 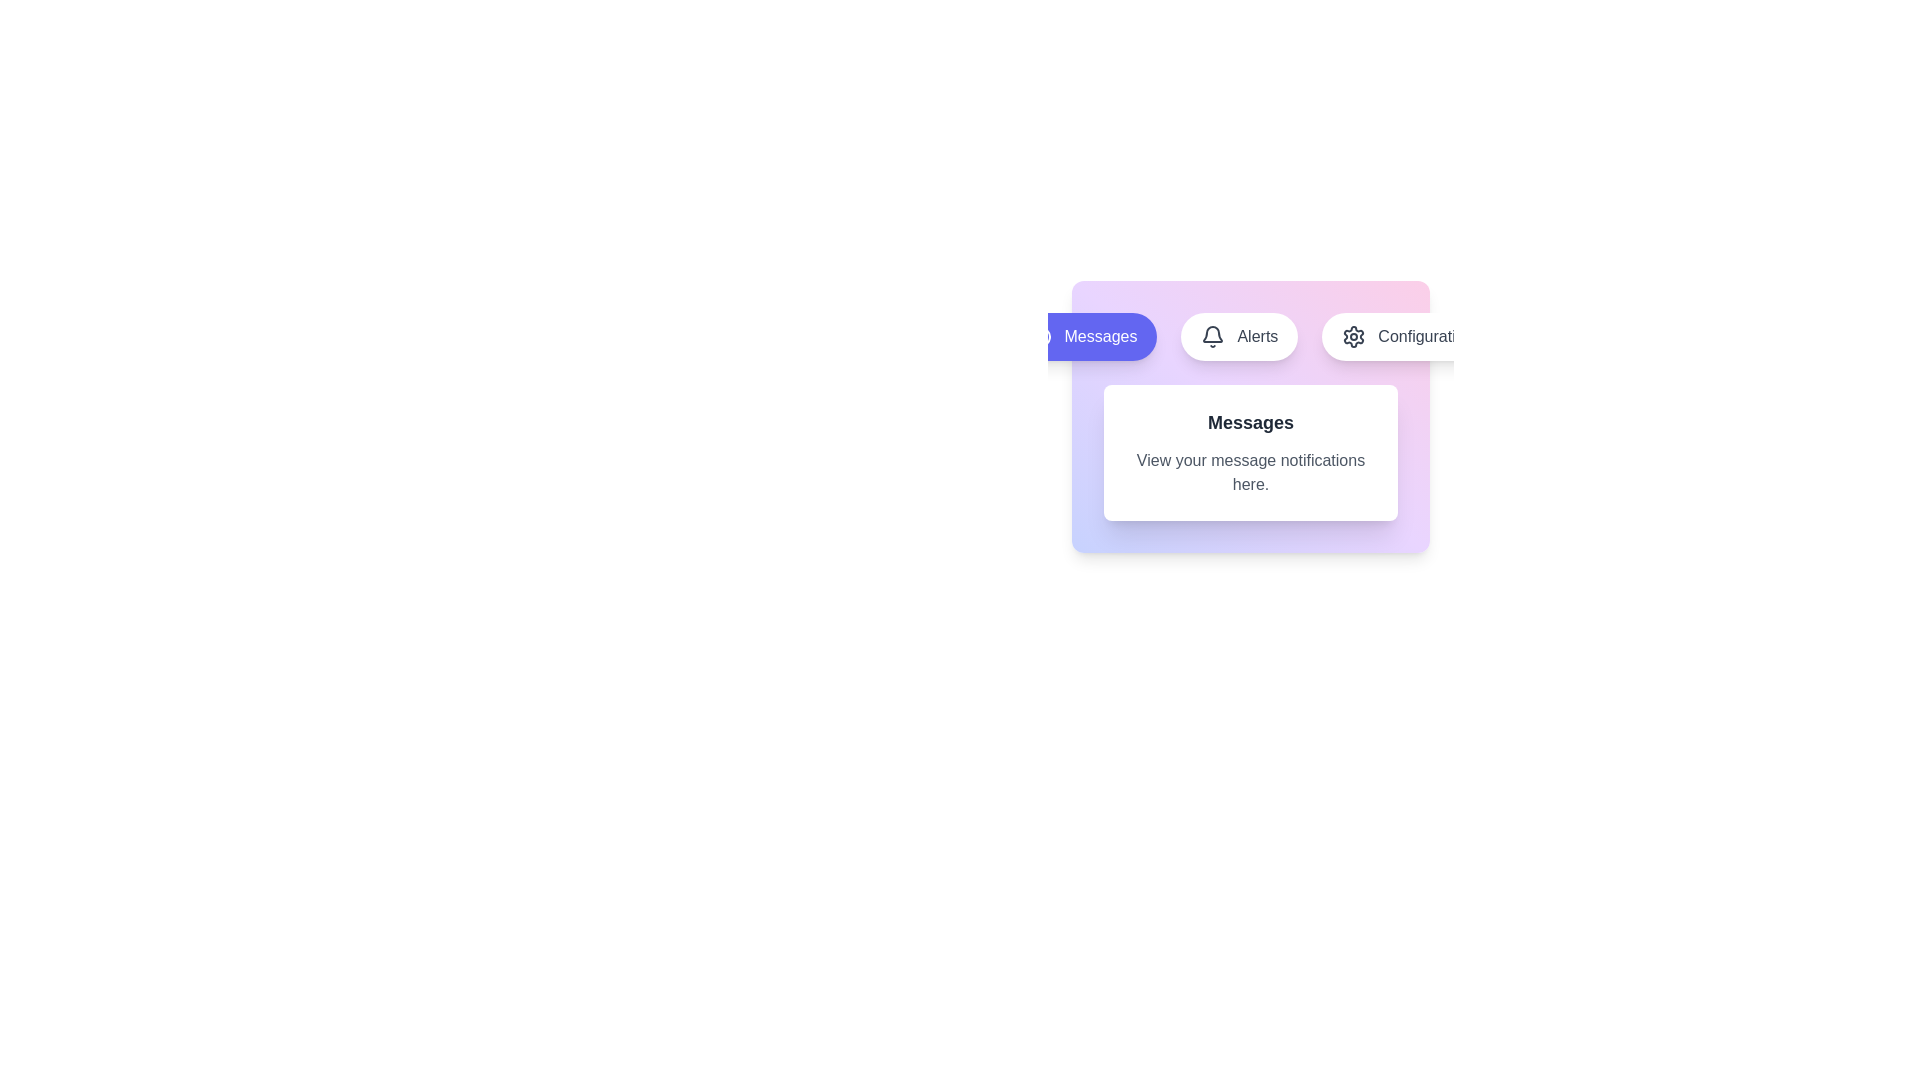 I want to click on the Configuration tab, so click(x=1406, y=335).